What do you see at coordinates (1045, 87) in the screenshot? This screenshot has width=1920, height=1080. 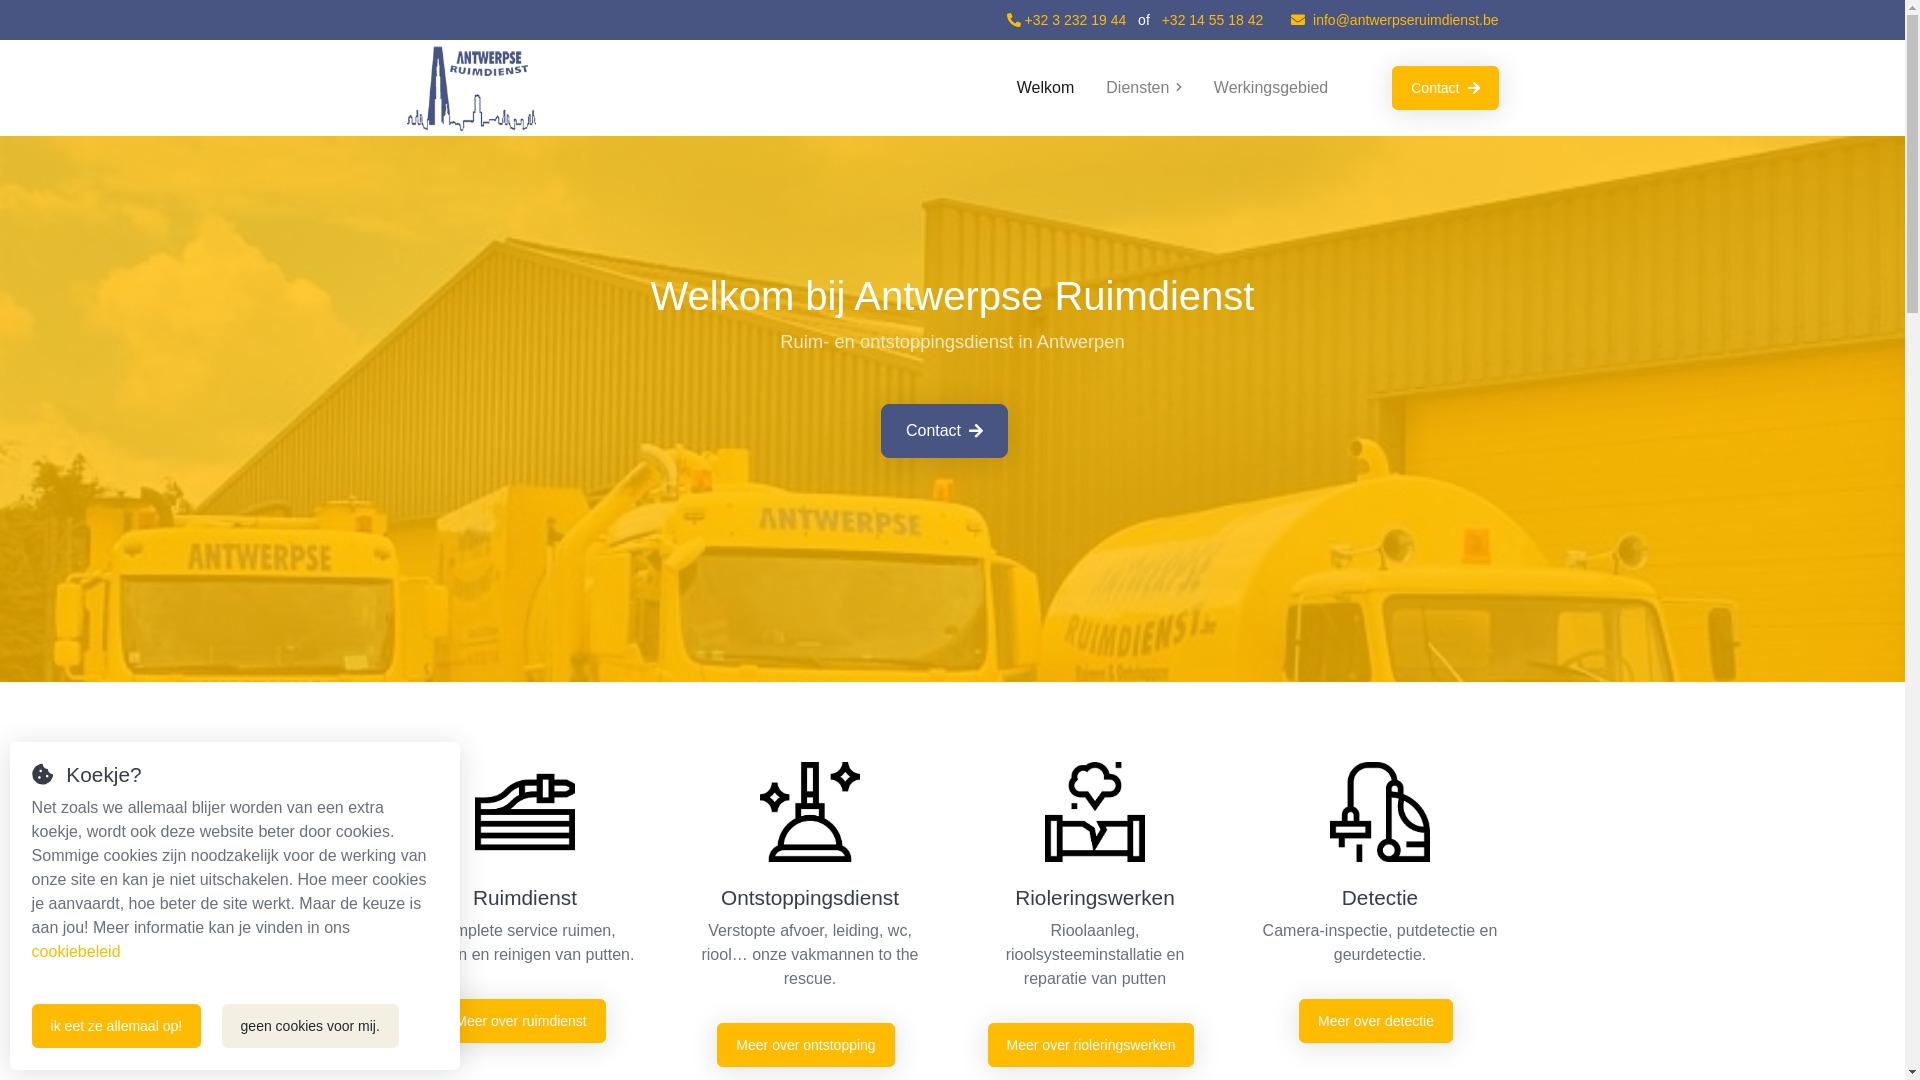 I see `'Welkom'` at bounding box center [1045, 87].